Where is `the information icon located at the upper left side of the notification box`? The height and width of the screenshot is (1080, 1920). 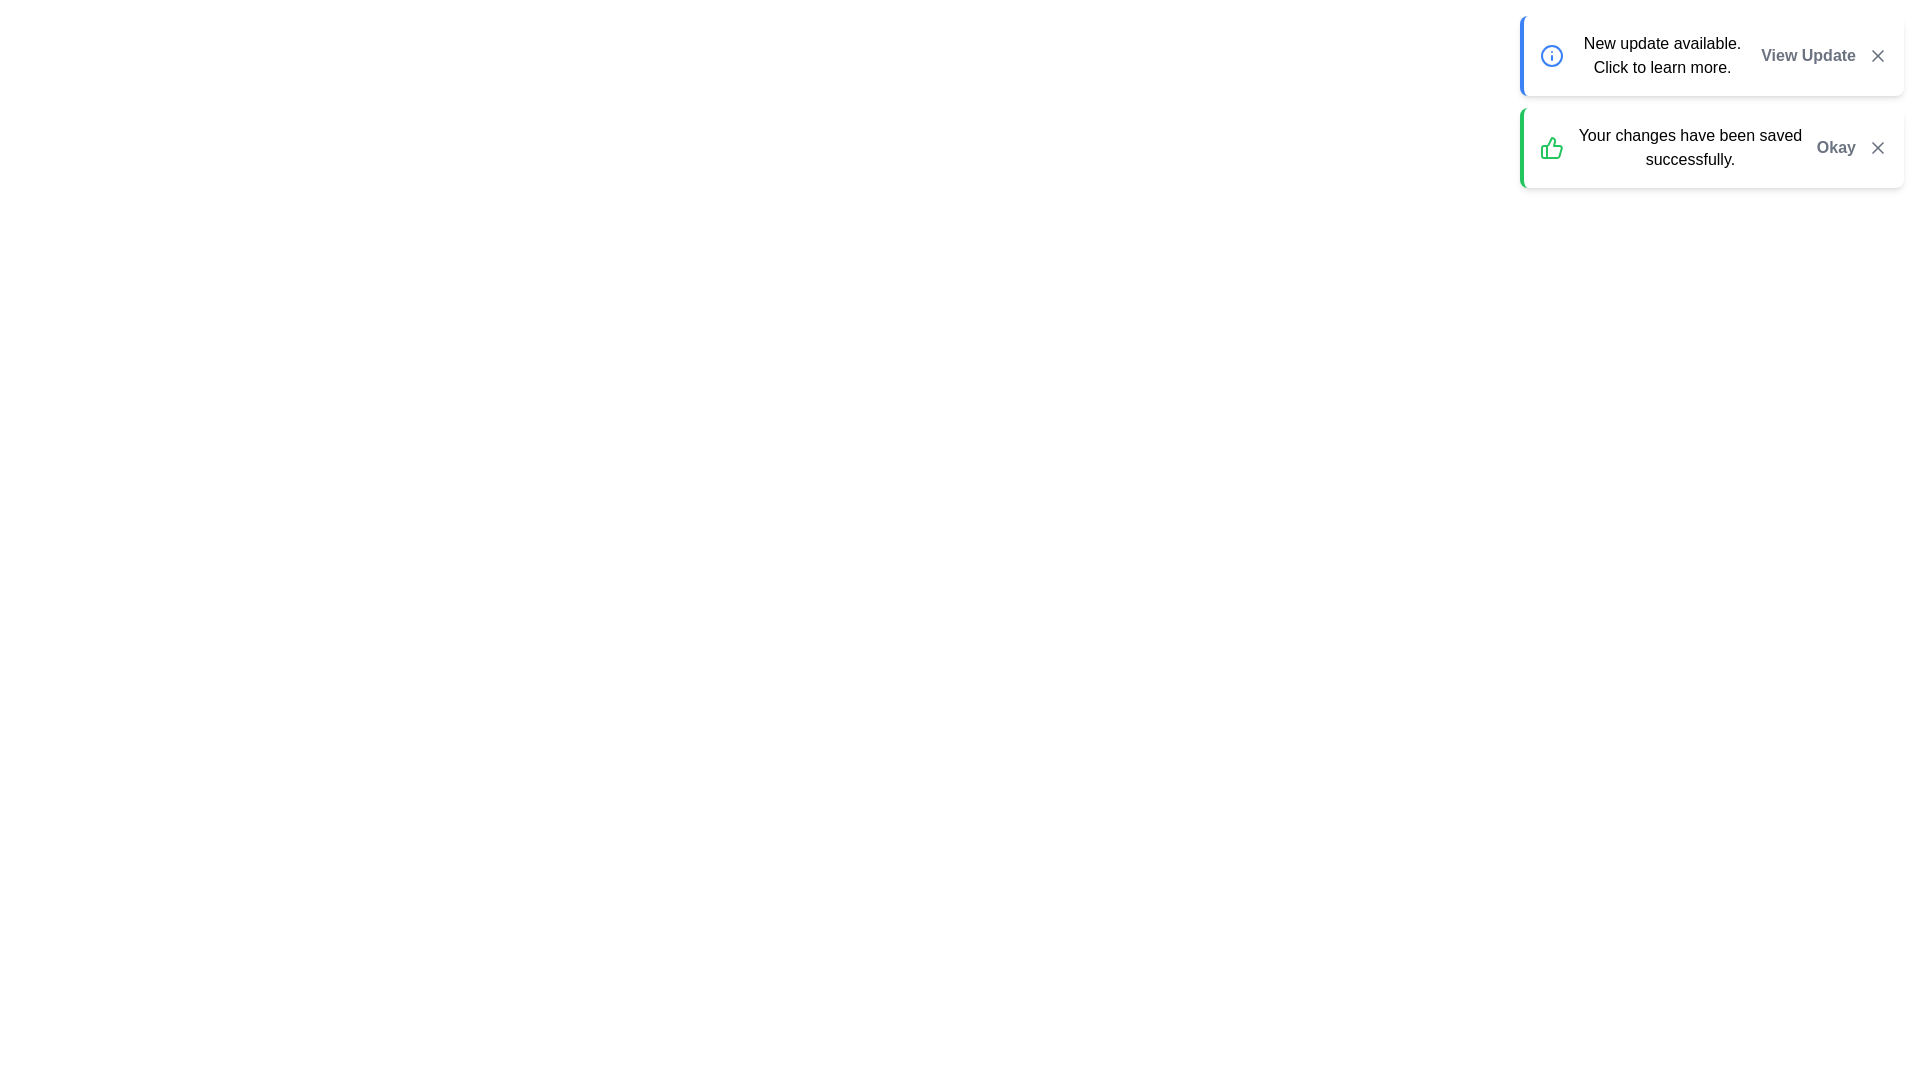 the information icon located at the upper left side of the notification box is located at coordinates (1550, 55).